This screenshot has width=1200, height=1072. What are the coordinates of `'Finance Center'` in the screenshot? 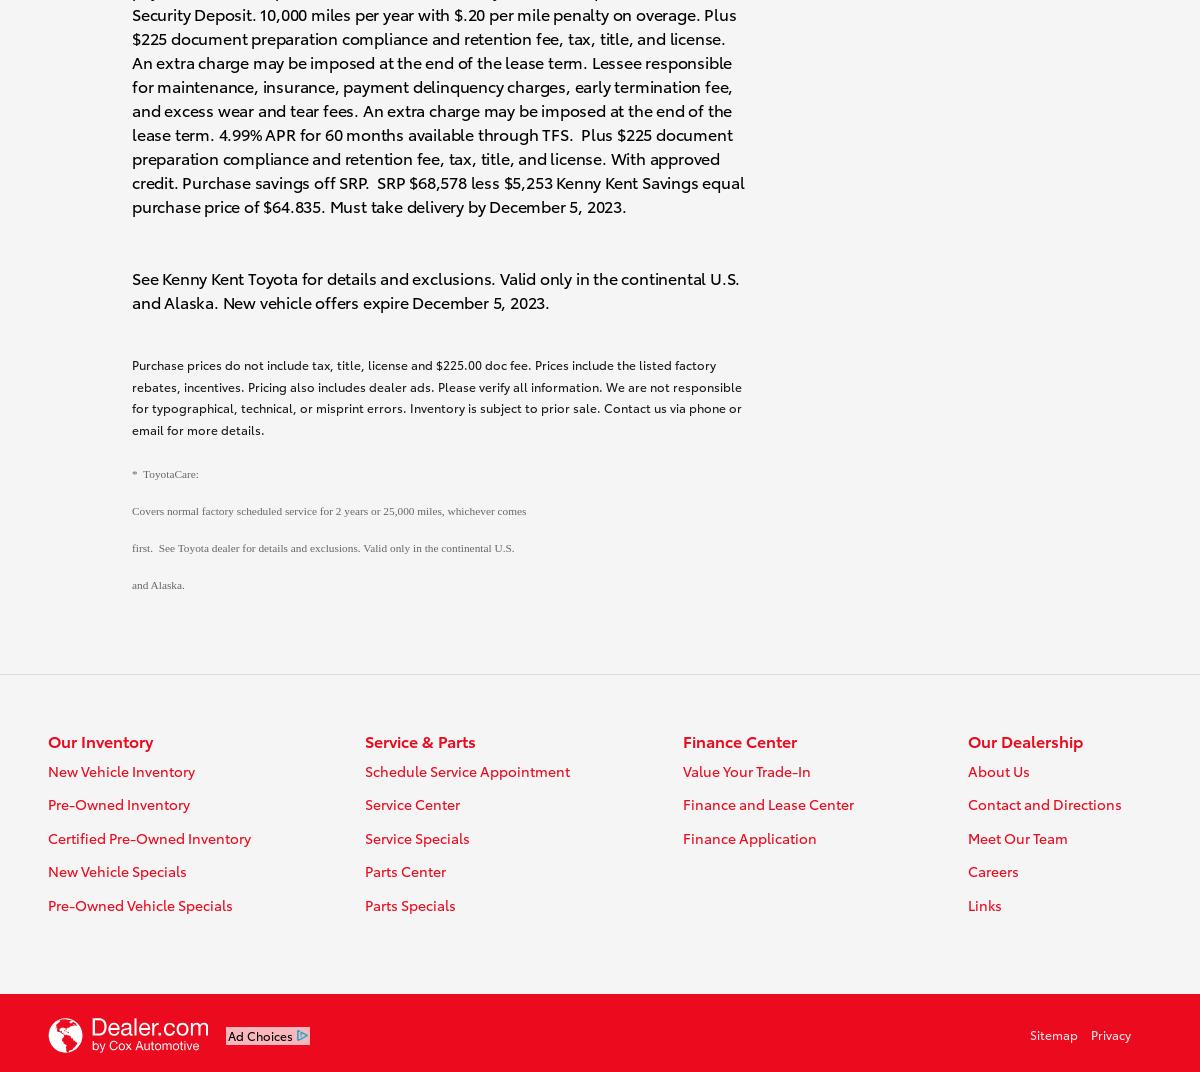 It's located at (740, 740).